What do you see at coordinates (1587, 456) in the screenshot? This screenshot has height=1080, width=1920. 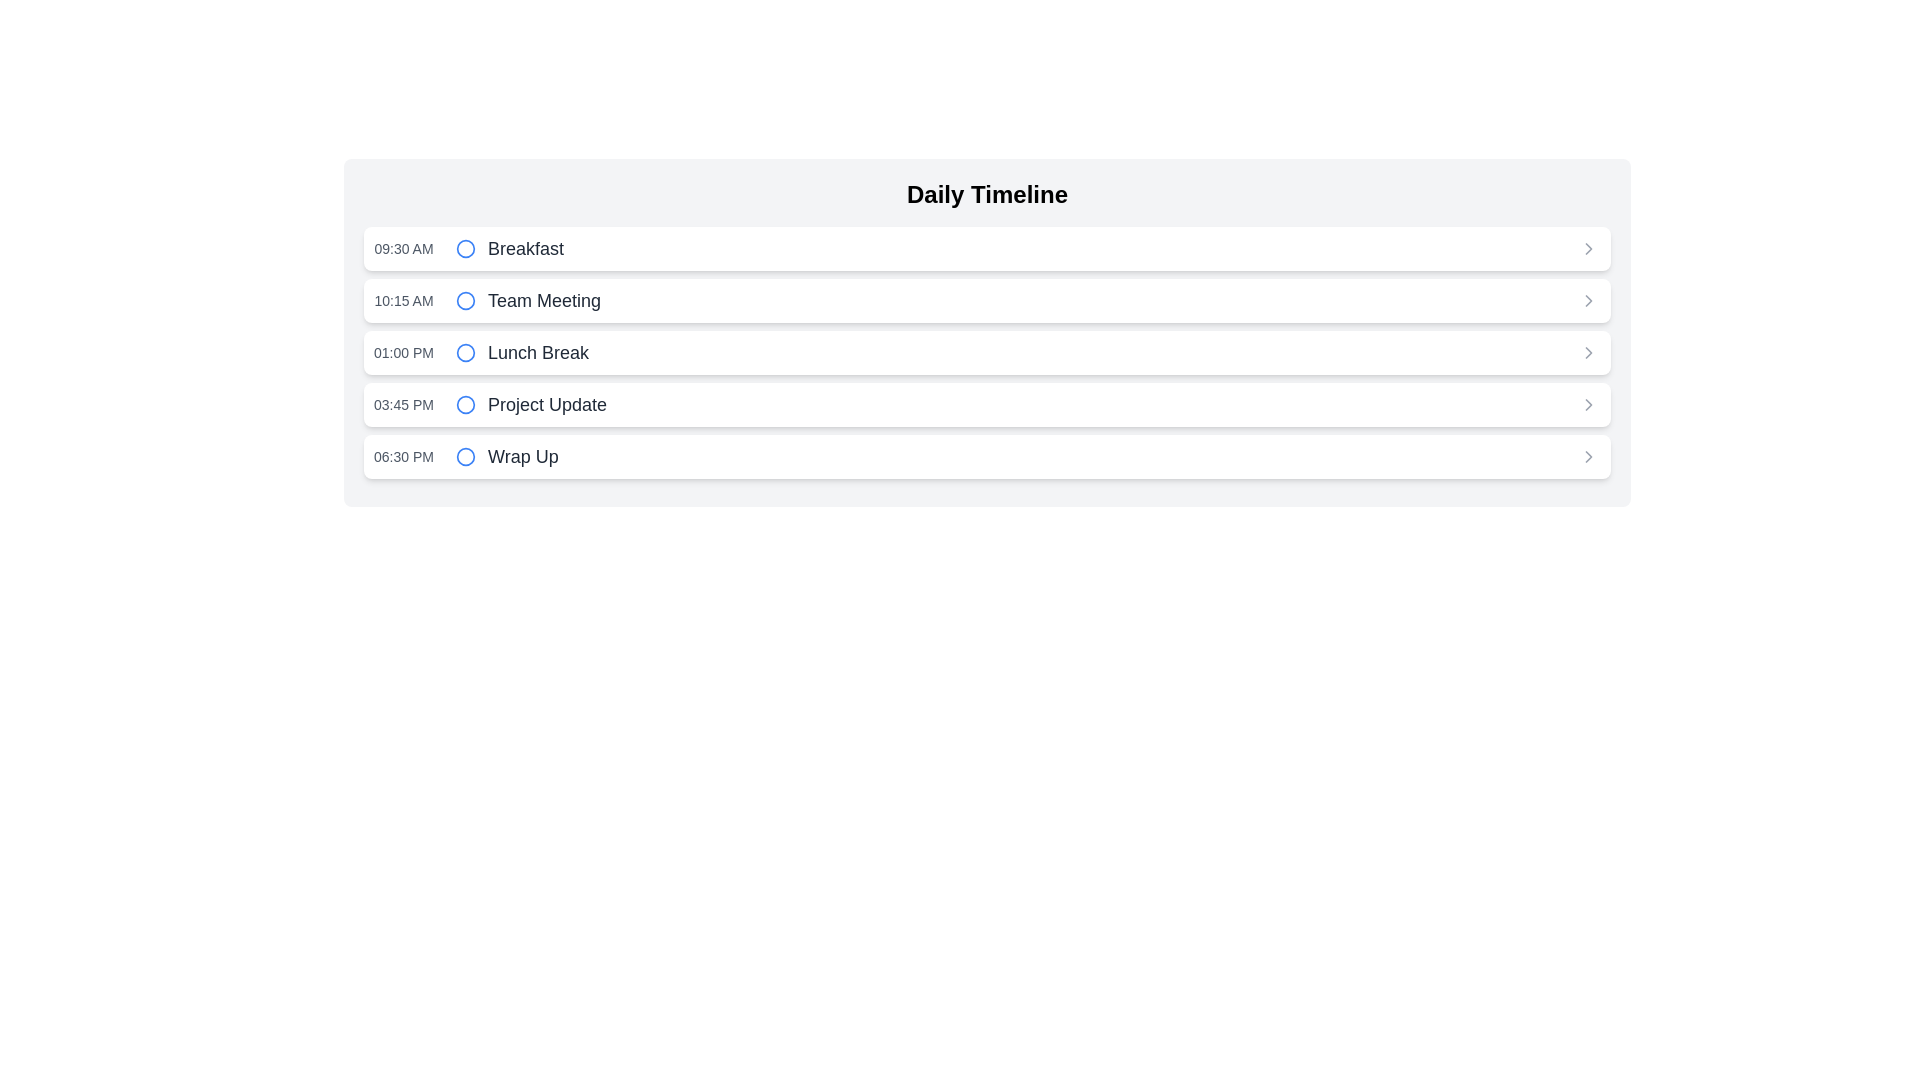 I see `the right-facing chevron icon styled in gray, located within the last item of the vertical list under 'Daily Timeline', specifically in the 'Wrap Up' section` at bounding box center [1587, 456].